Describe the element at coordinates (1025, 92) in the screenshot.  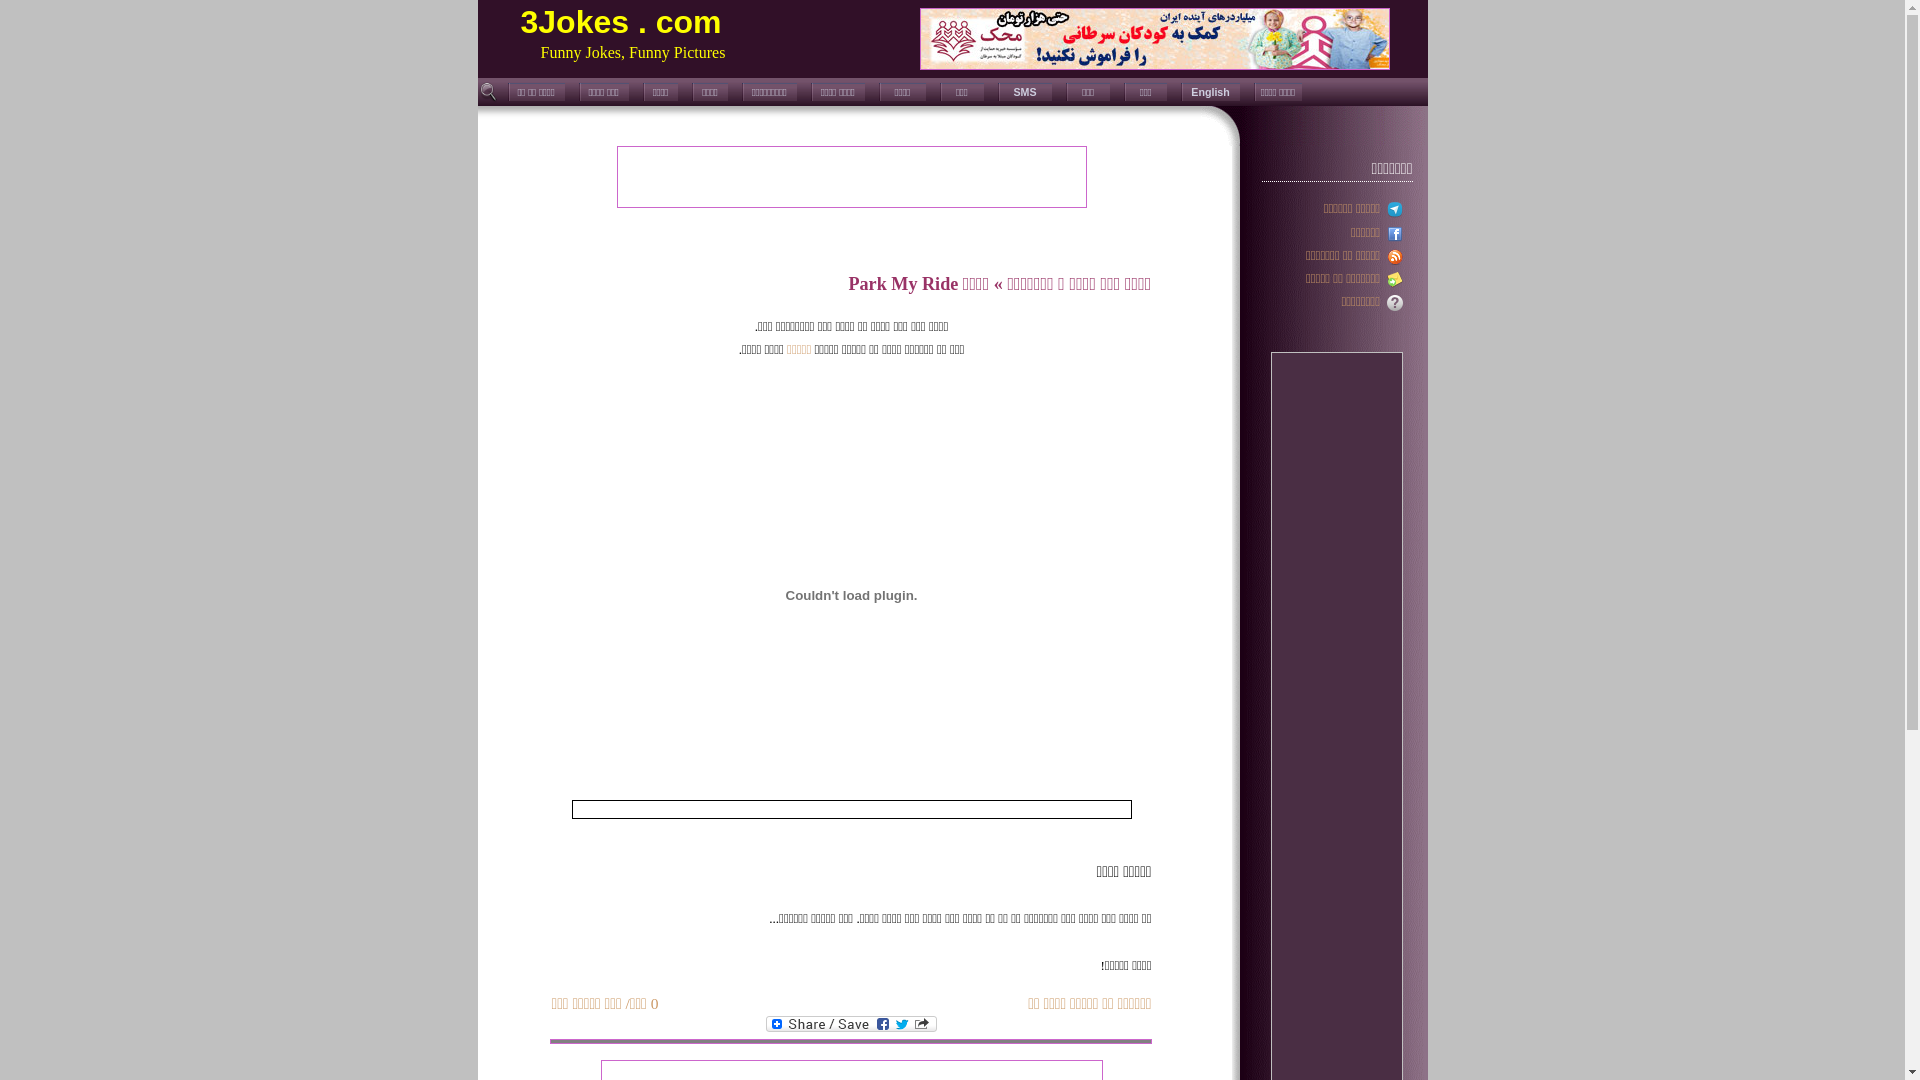
I see `'   SMS   '` at that location.